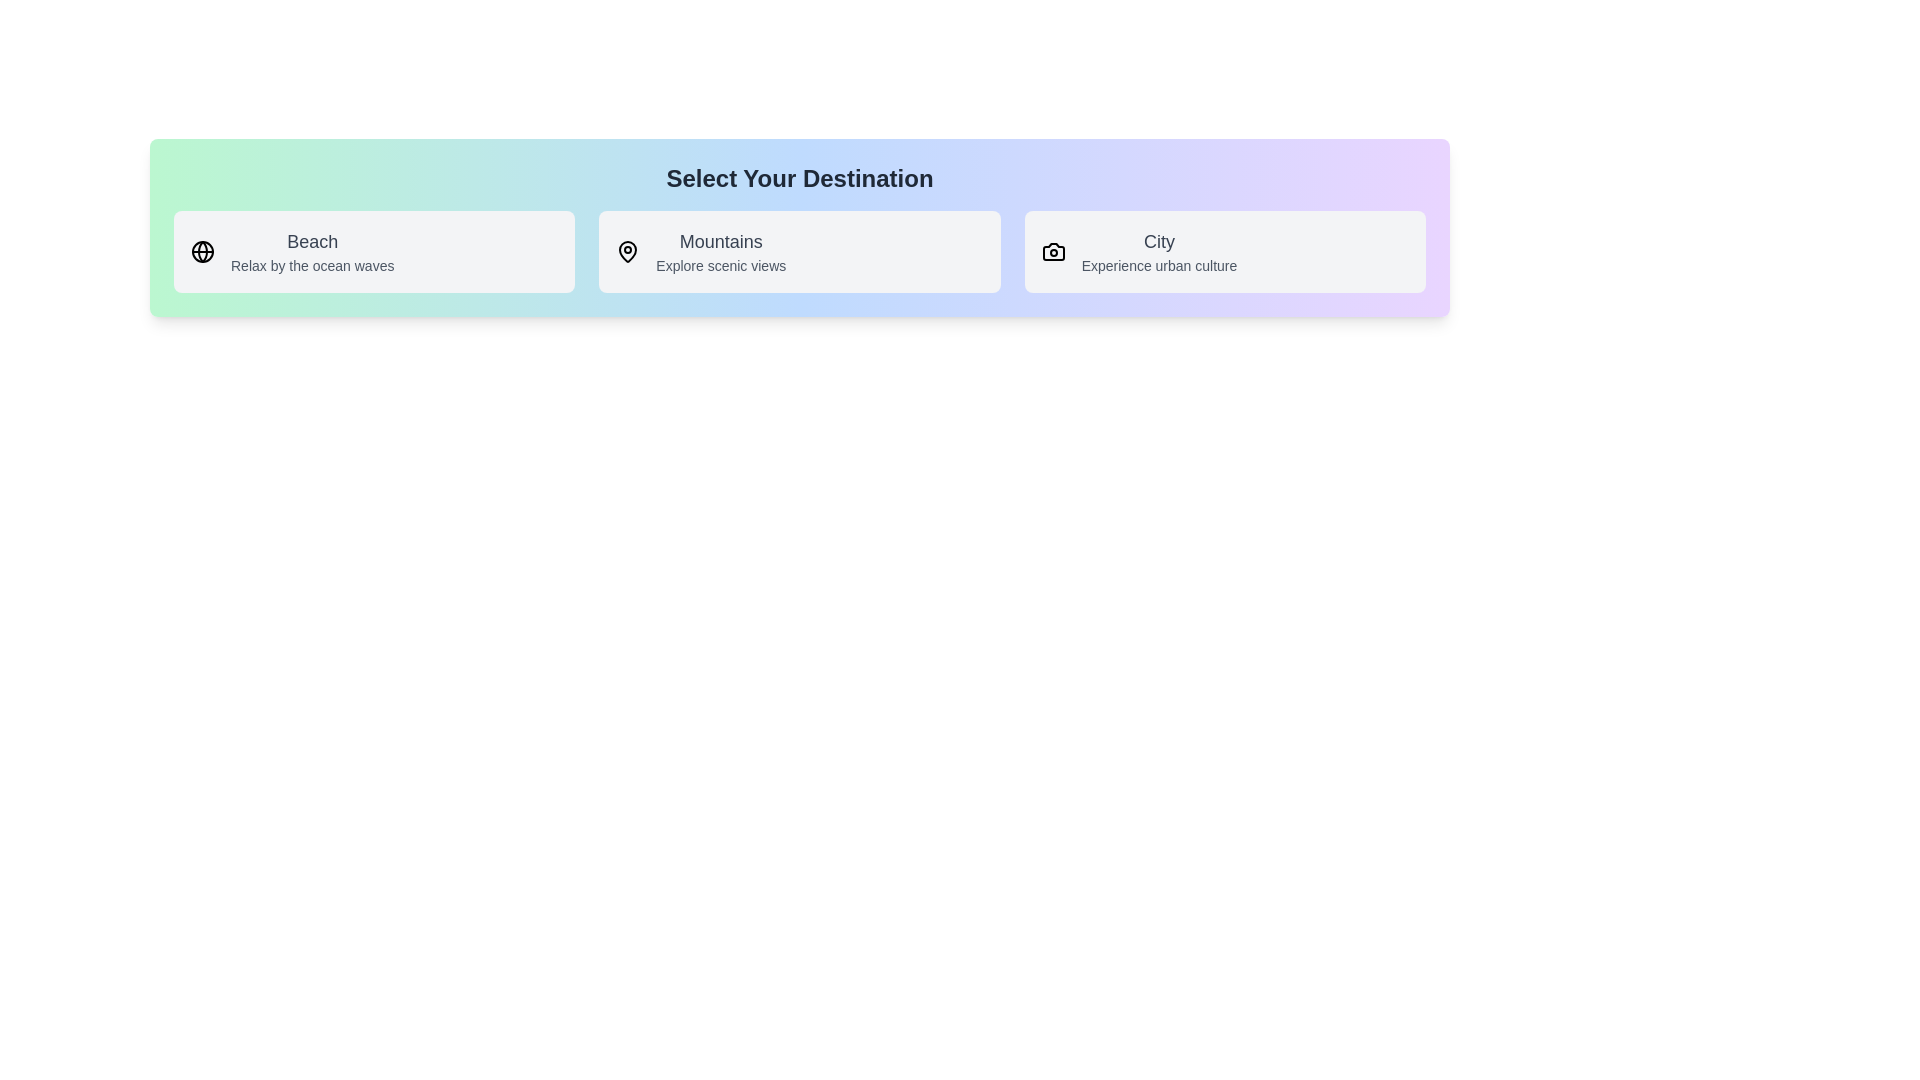 The height and width of the screenshot is (1080, 1920). What do you see at coordinates (1159, 241) in the screenshot?
I see `the text label that serves as the header for the 'City' destination card, located in the top-right corner of the third card from the left` at bounding box center [1159, 241].